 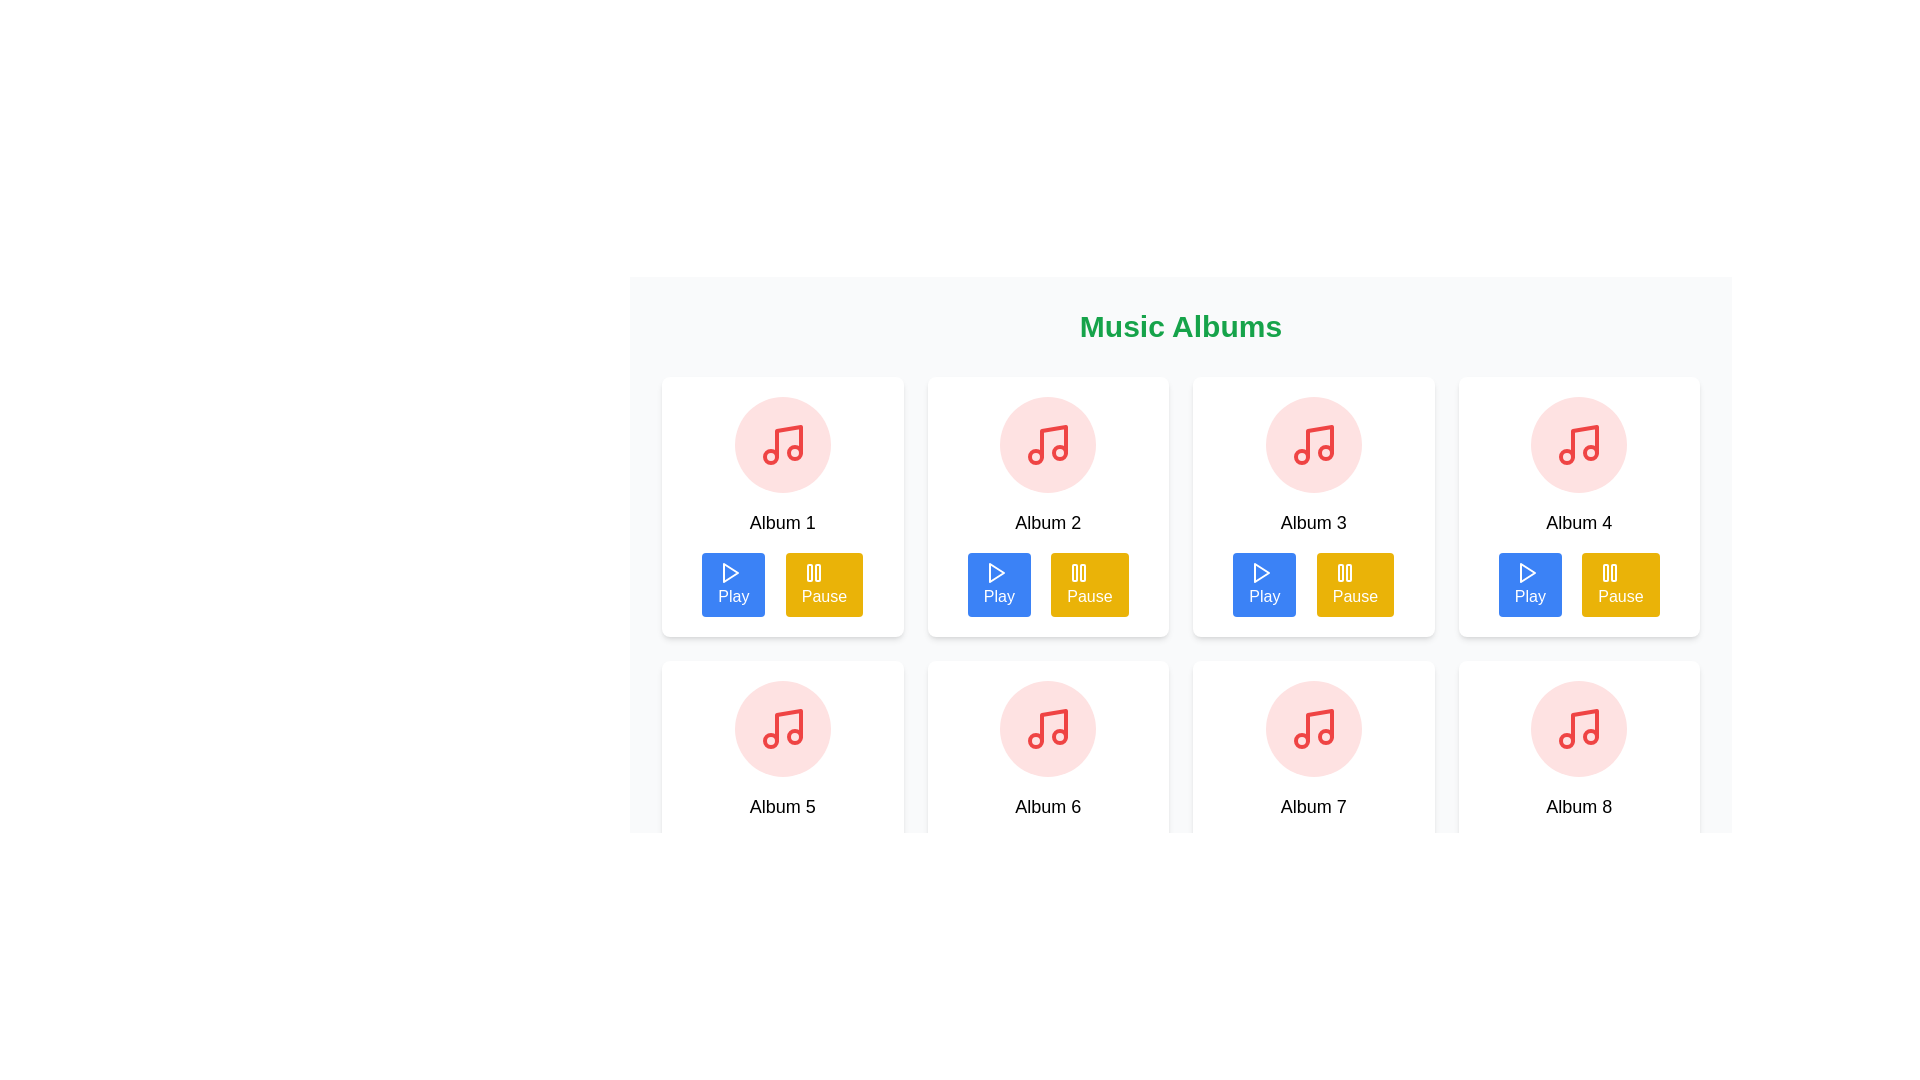 I want to click on the circular dot within the music note icon associated with 'Album 7', located in the second row, third column of the album grid, so click(x=1301, y=740).